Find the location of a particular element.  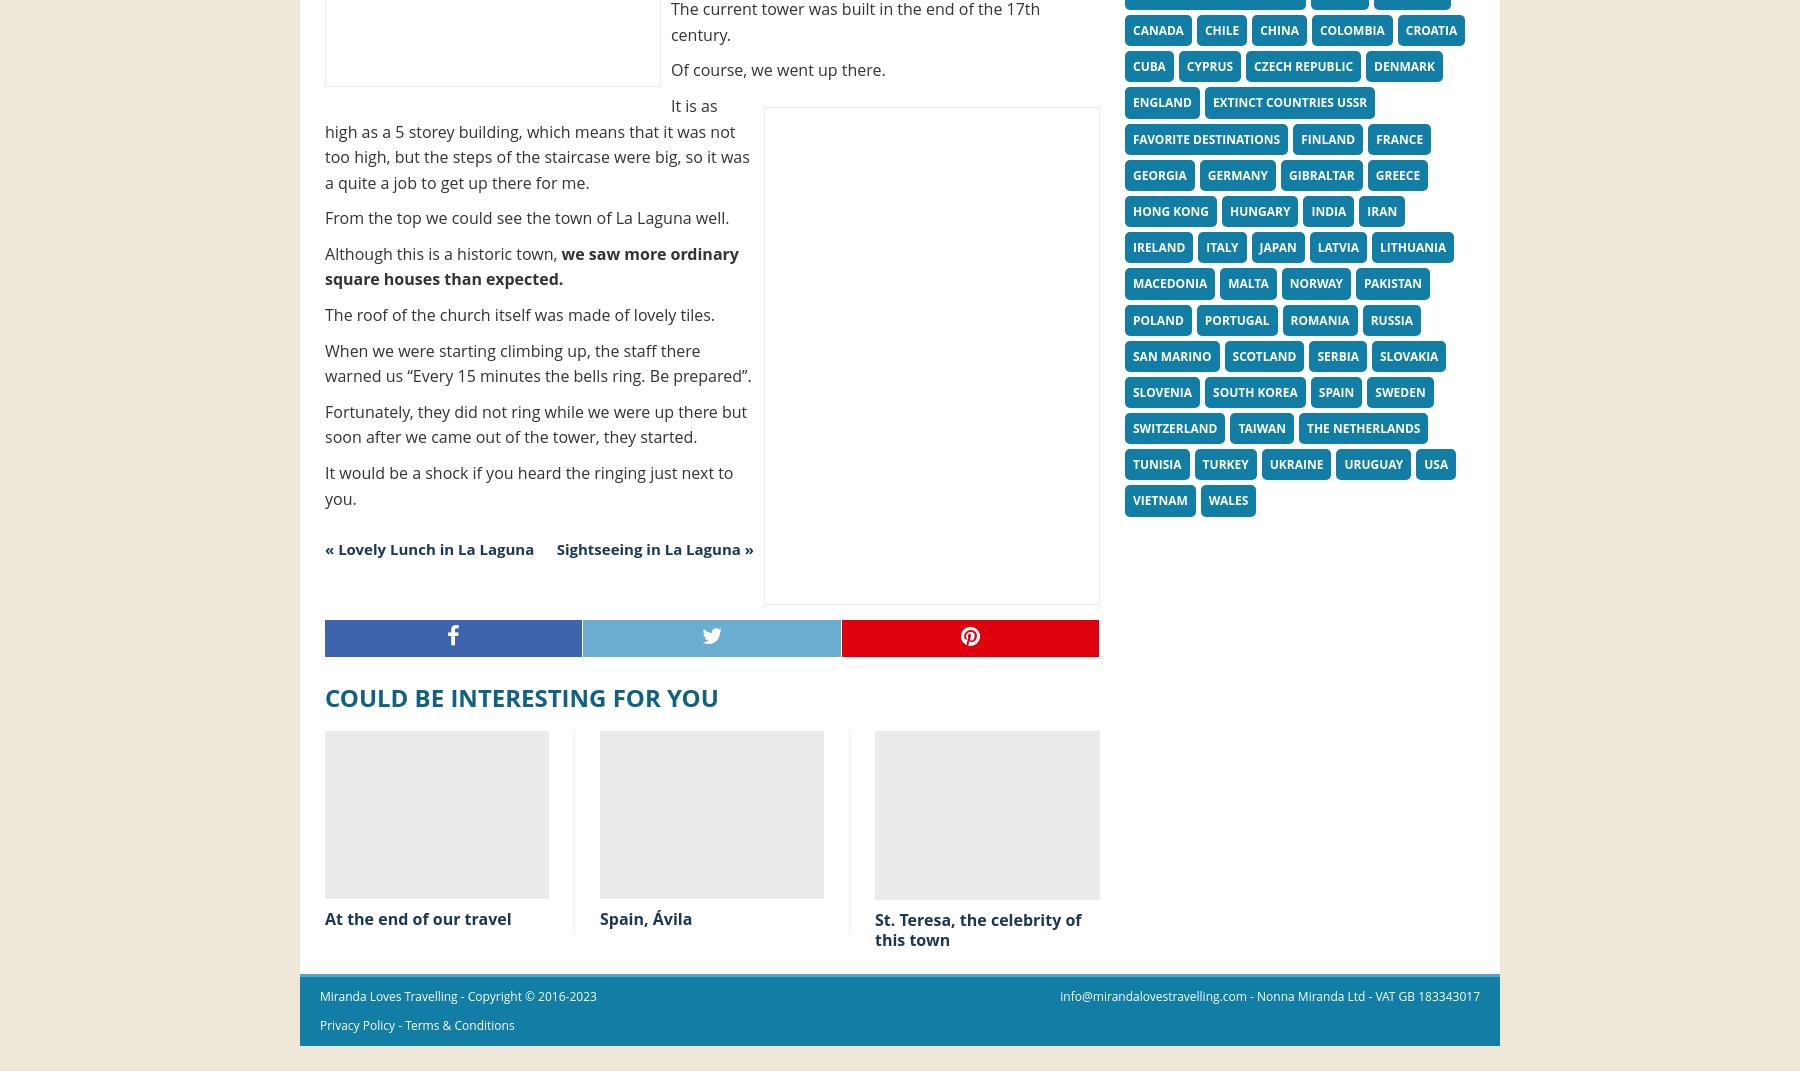

'It would be a shock if you heard the ringing just next to you.' is located at coordinates (528, 484).